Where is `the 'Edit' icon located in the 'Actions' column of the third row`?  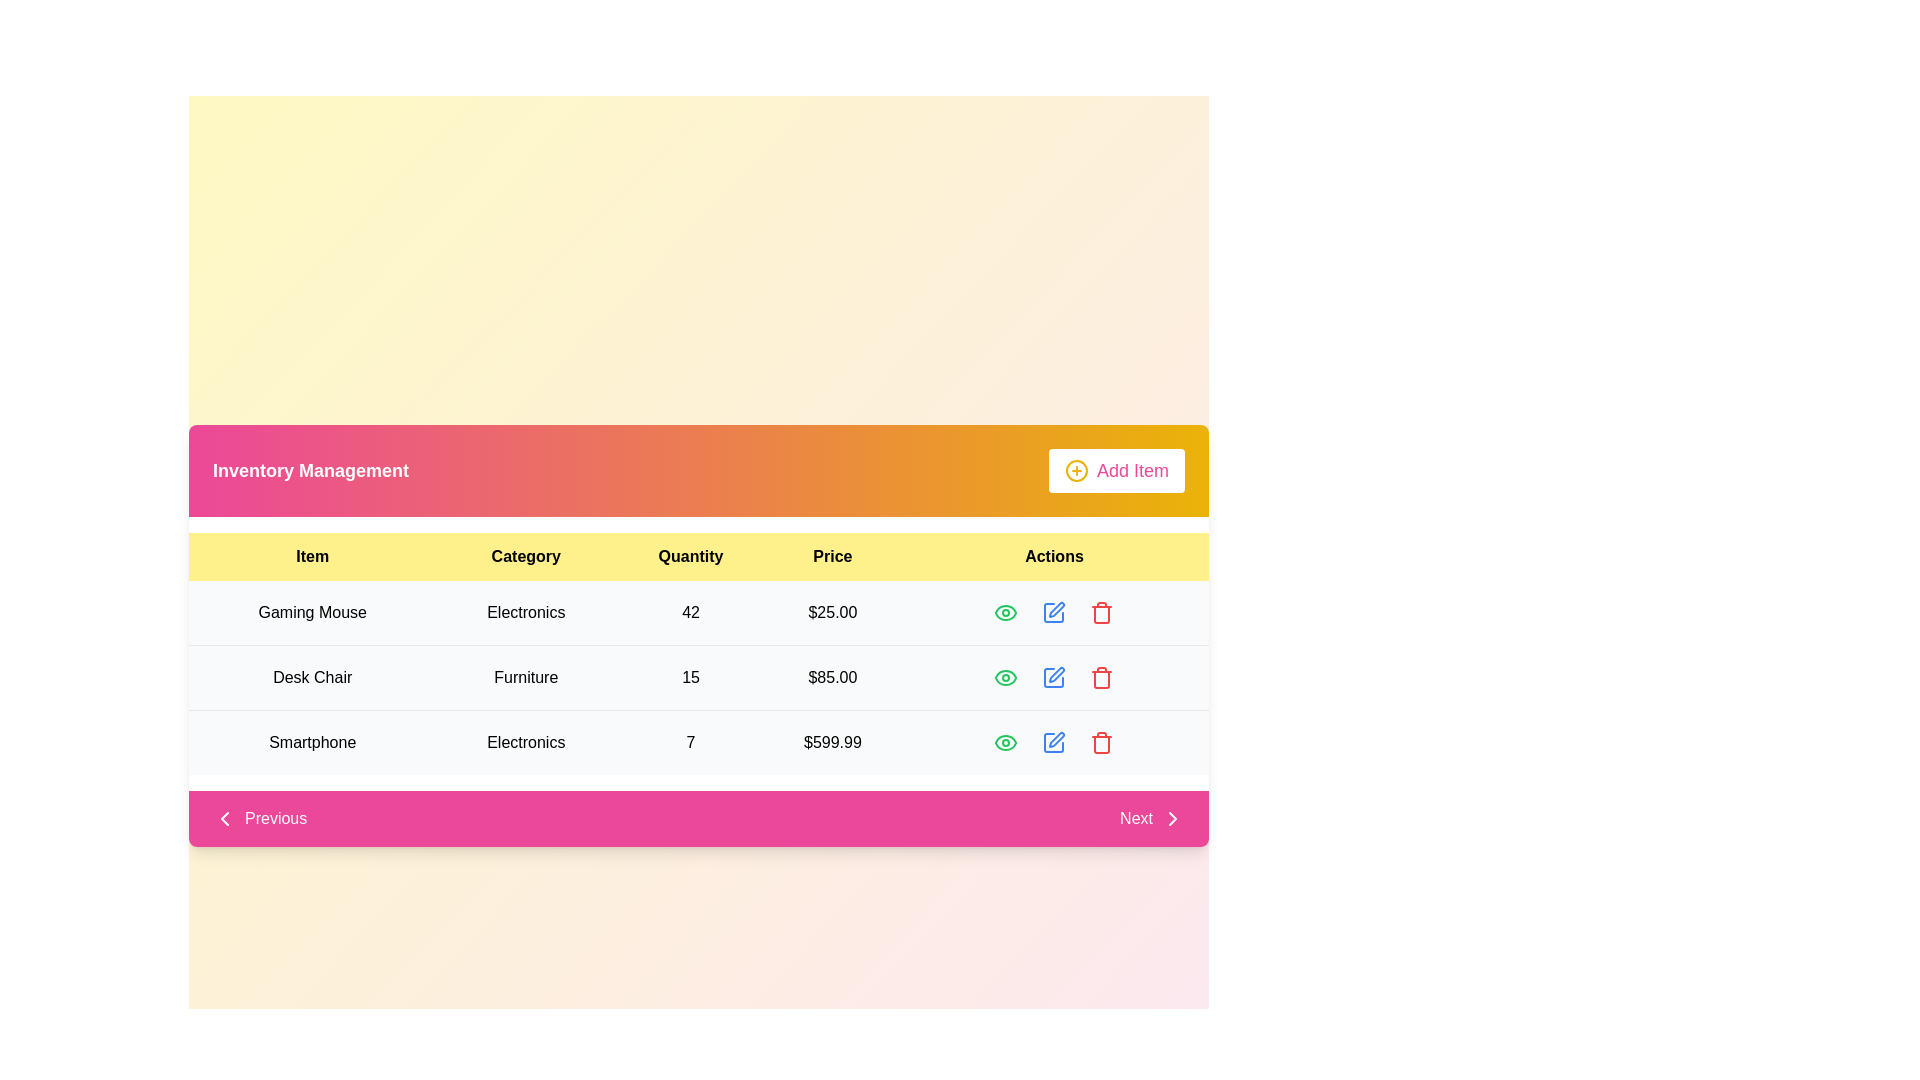
the 'Edit' icon located in the 'Actions' column of the third row is located at coordinates (1053, 743).